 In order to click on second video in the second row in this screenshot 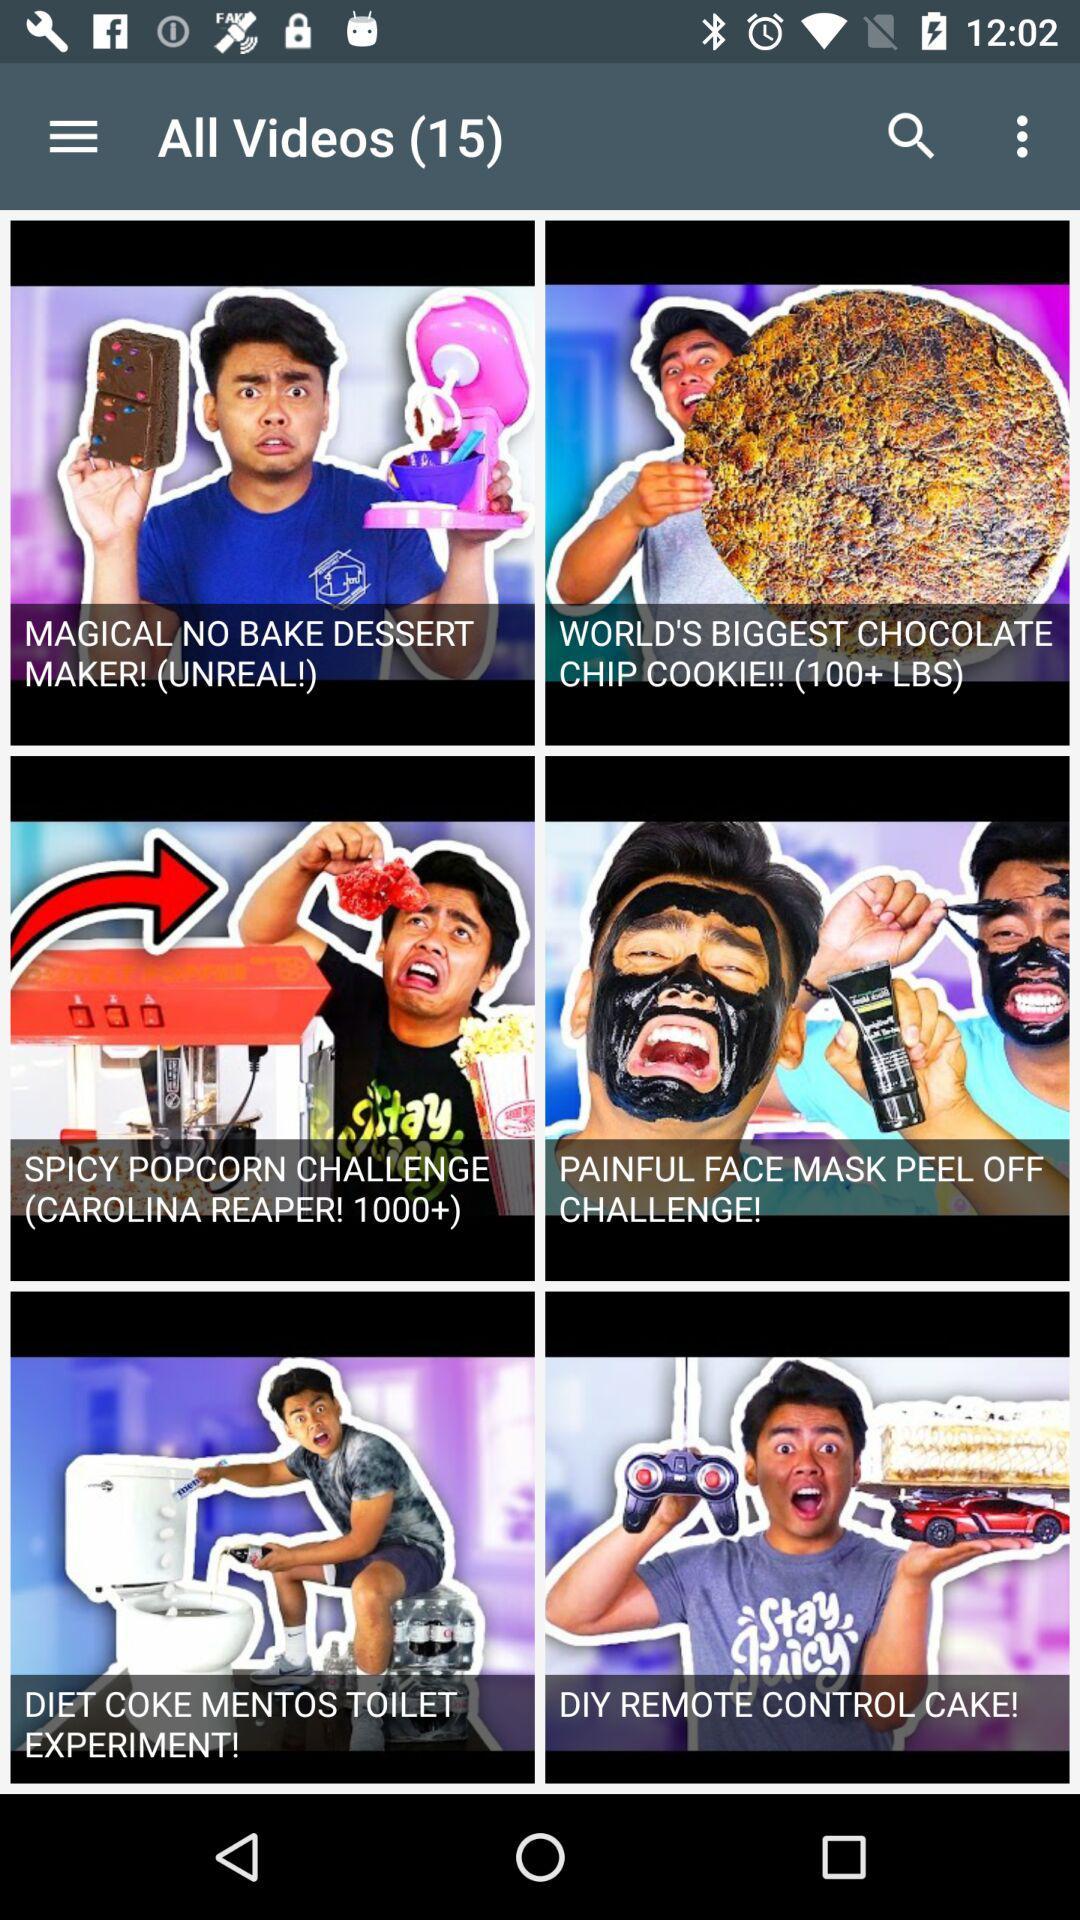, I will do `click(806, 1018)`.